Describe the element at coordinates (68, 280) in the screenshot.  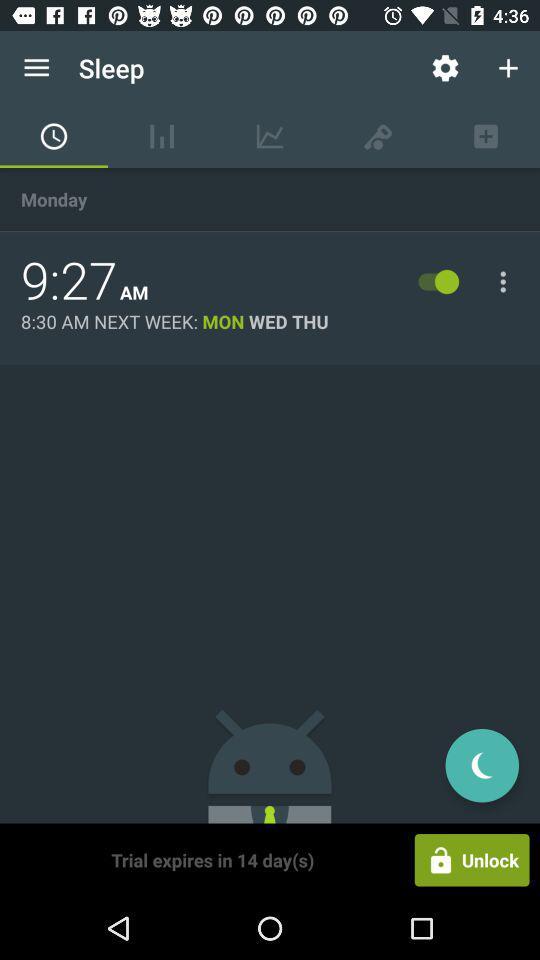
I see `icon to the left of am` at that location.